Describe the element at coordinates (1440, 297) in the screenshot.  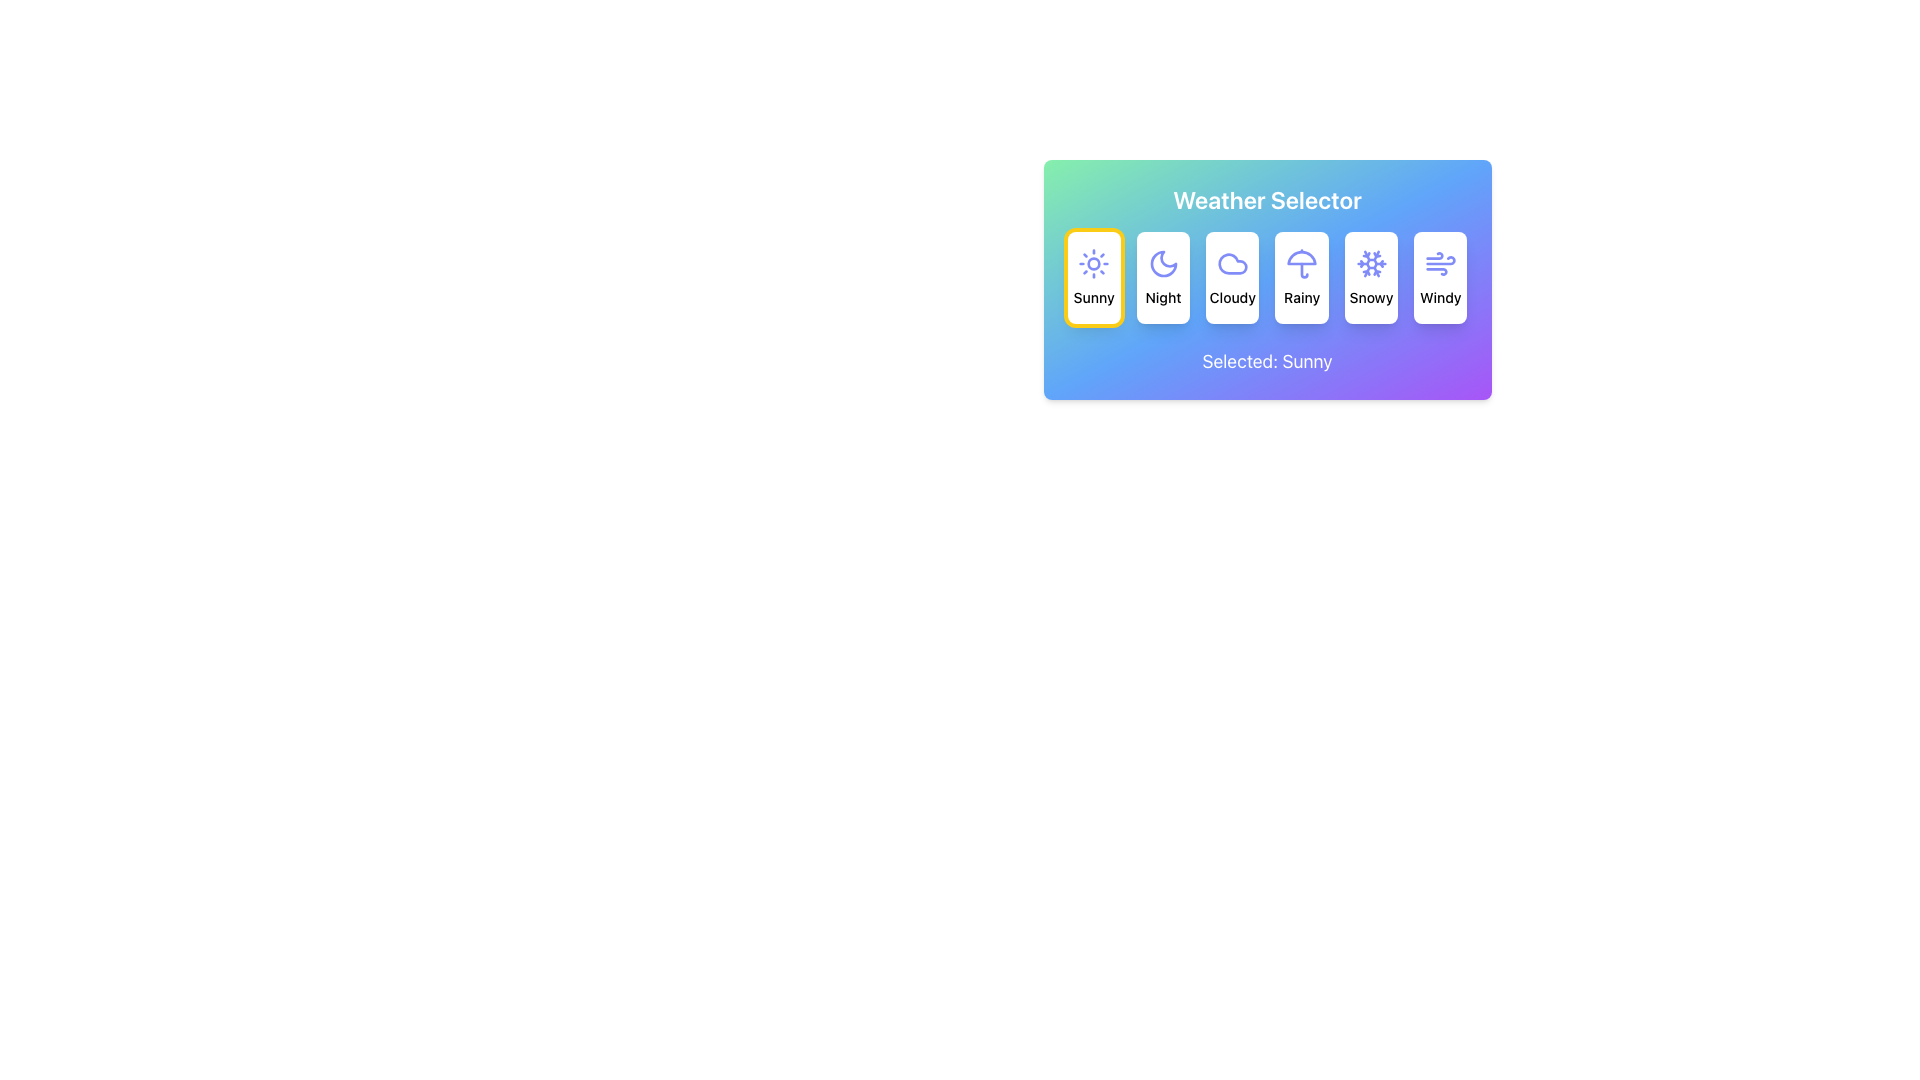
I see `the 'Windy' text label element, which displays the word 'Windy' in a medium-sized sans-serif font, positioned at the bottom of the 'Windy' selection card` at that location.